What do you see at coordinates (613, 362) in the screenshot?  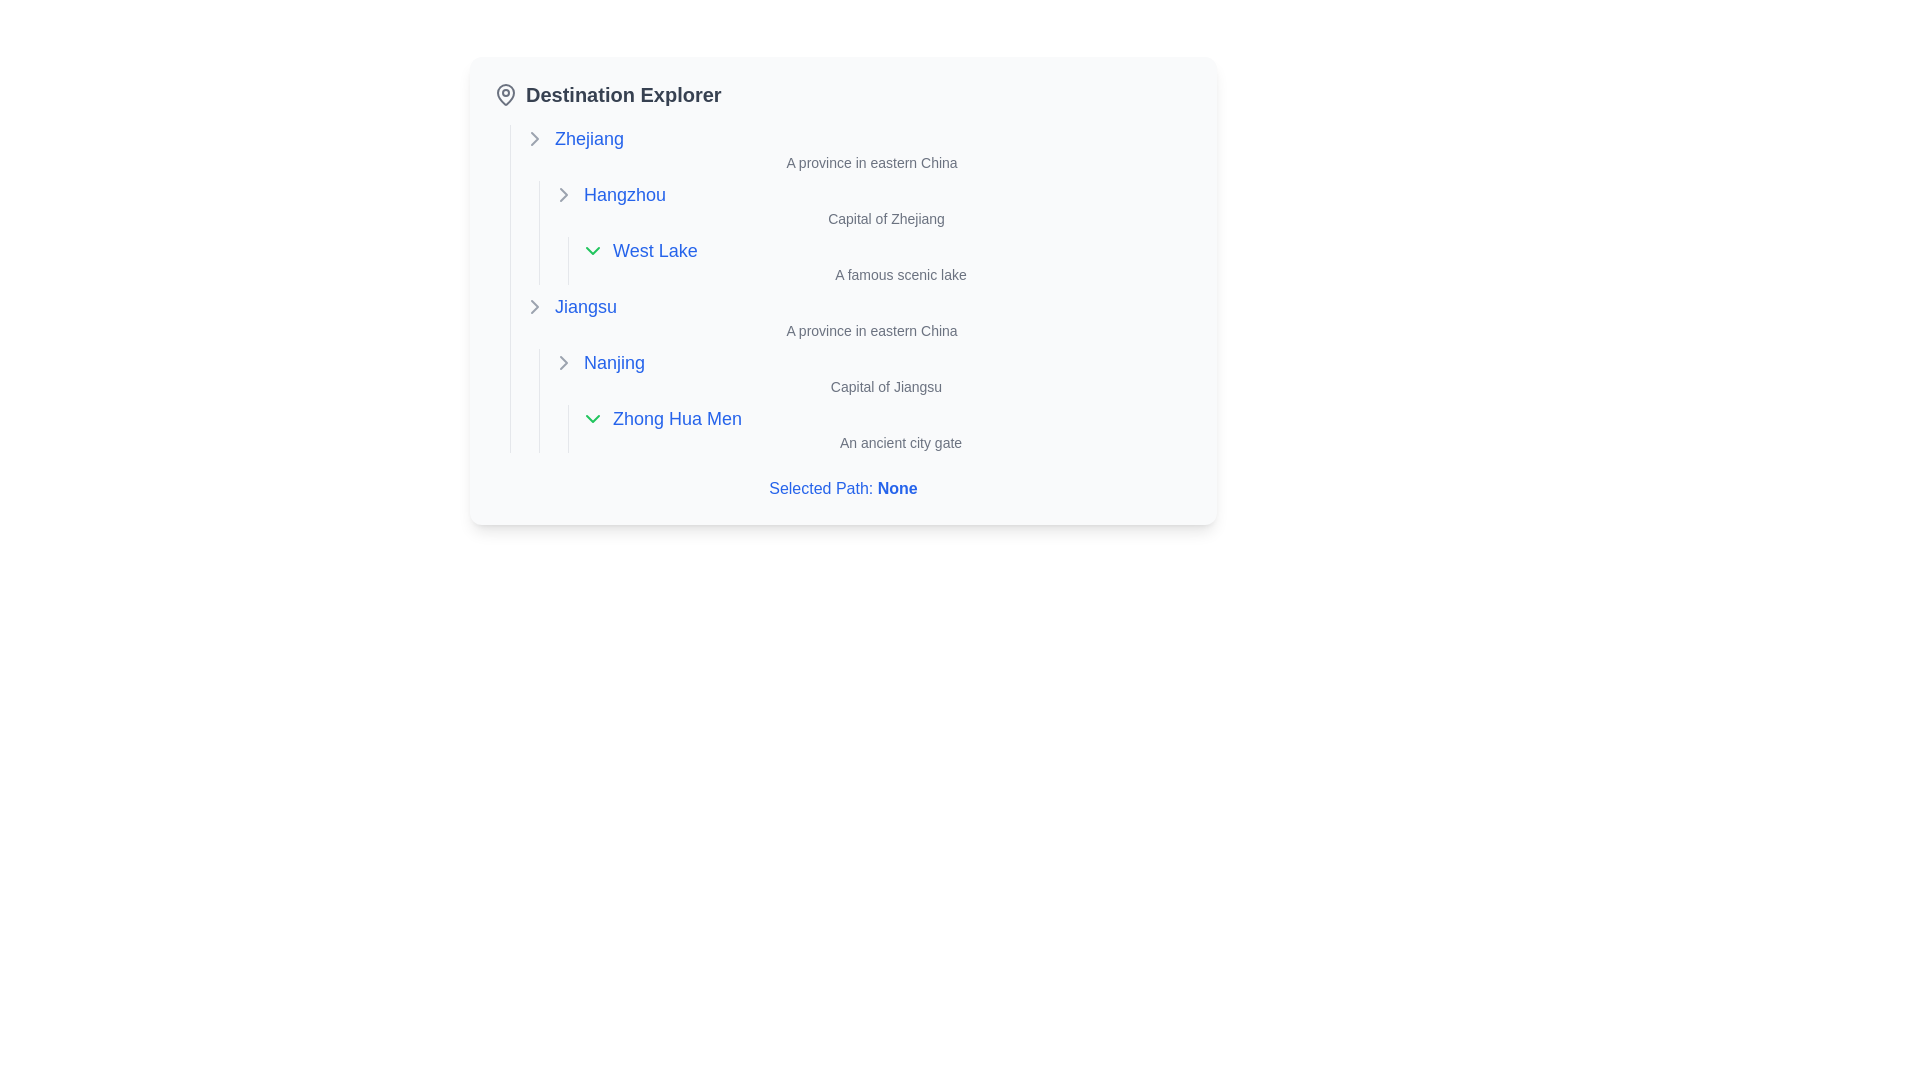 I see `the interactive text label displaying 'Nanjing', which is styled as a hyperlink in blue with bold font` at bounding box center [613, 362].